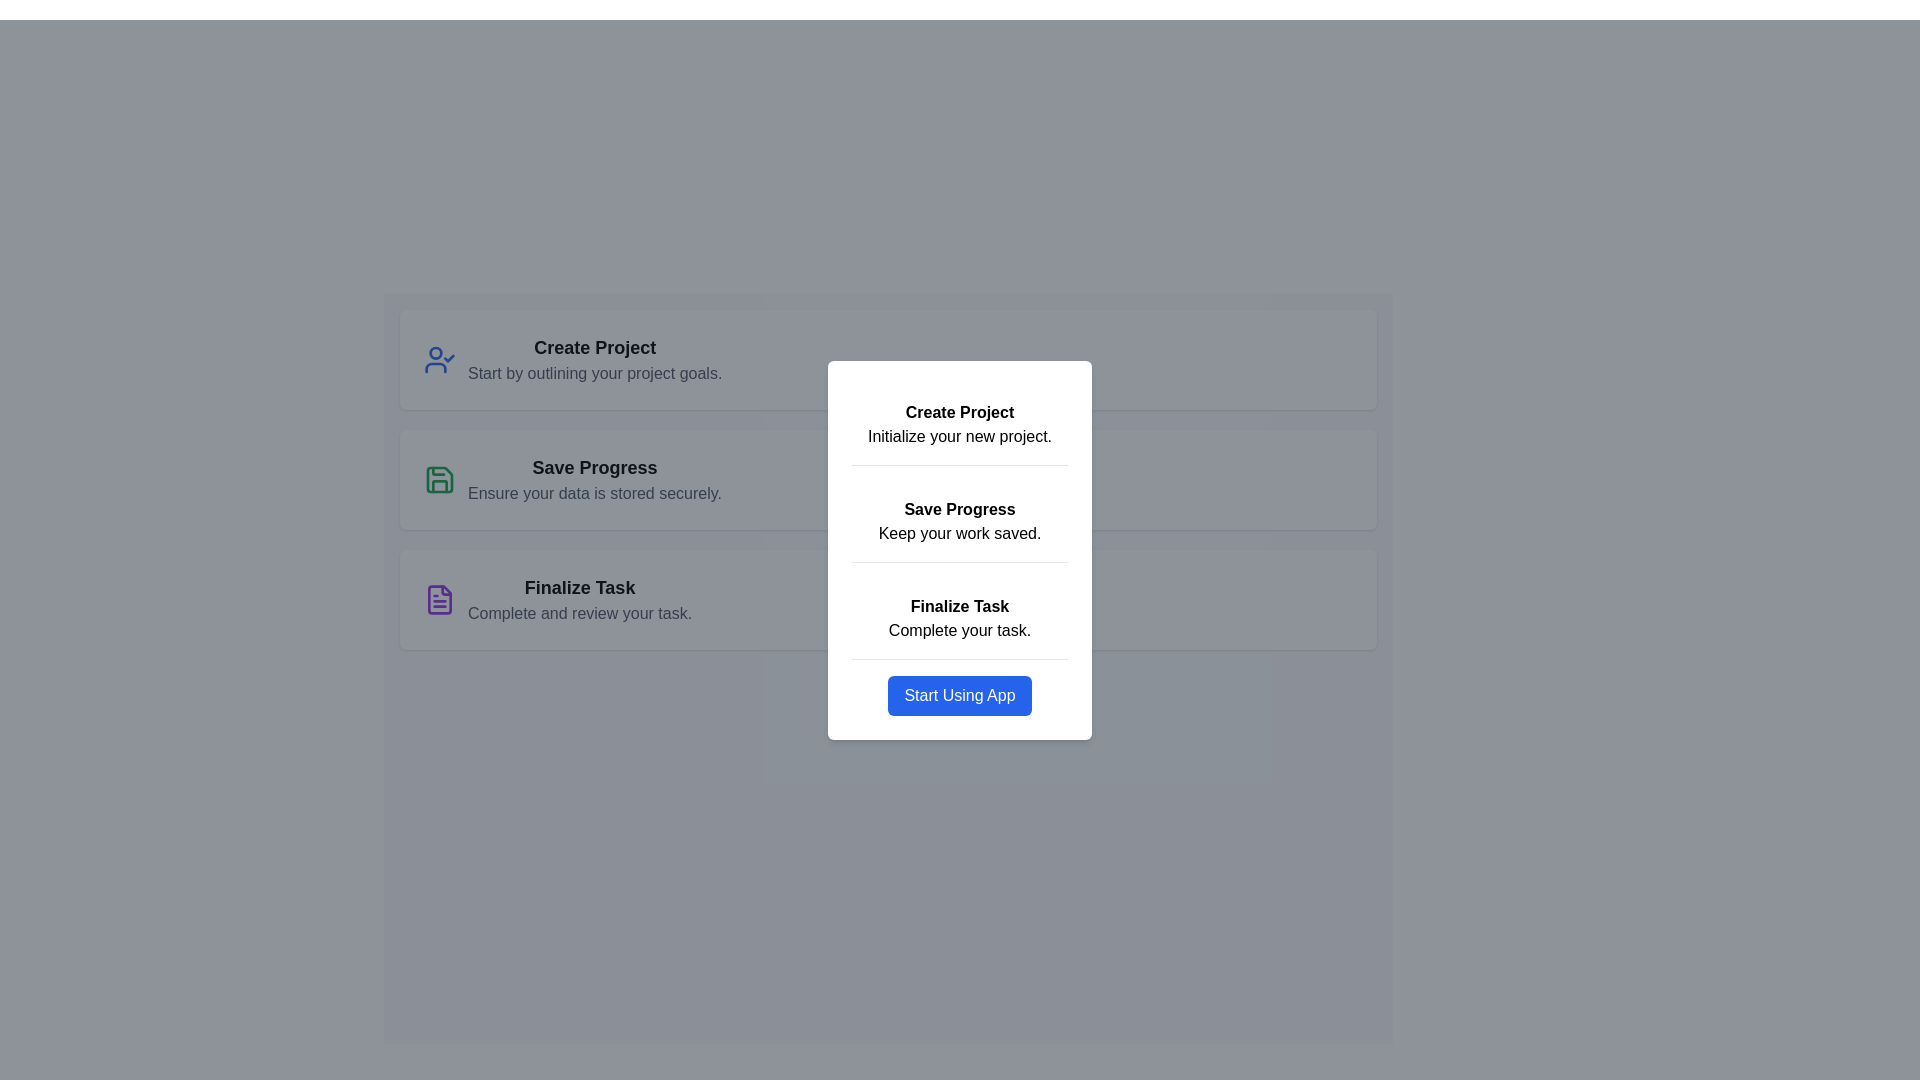 This screenshot has width=1920, height=1080. Describe the element at coordinates (439, 486) in the screenshot. I see `the green save icon located within the 'Save Progress' card at the bottom center of the vertical list in the left panel` at that location.